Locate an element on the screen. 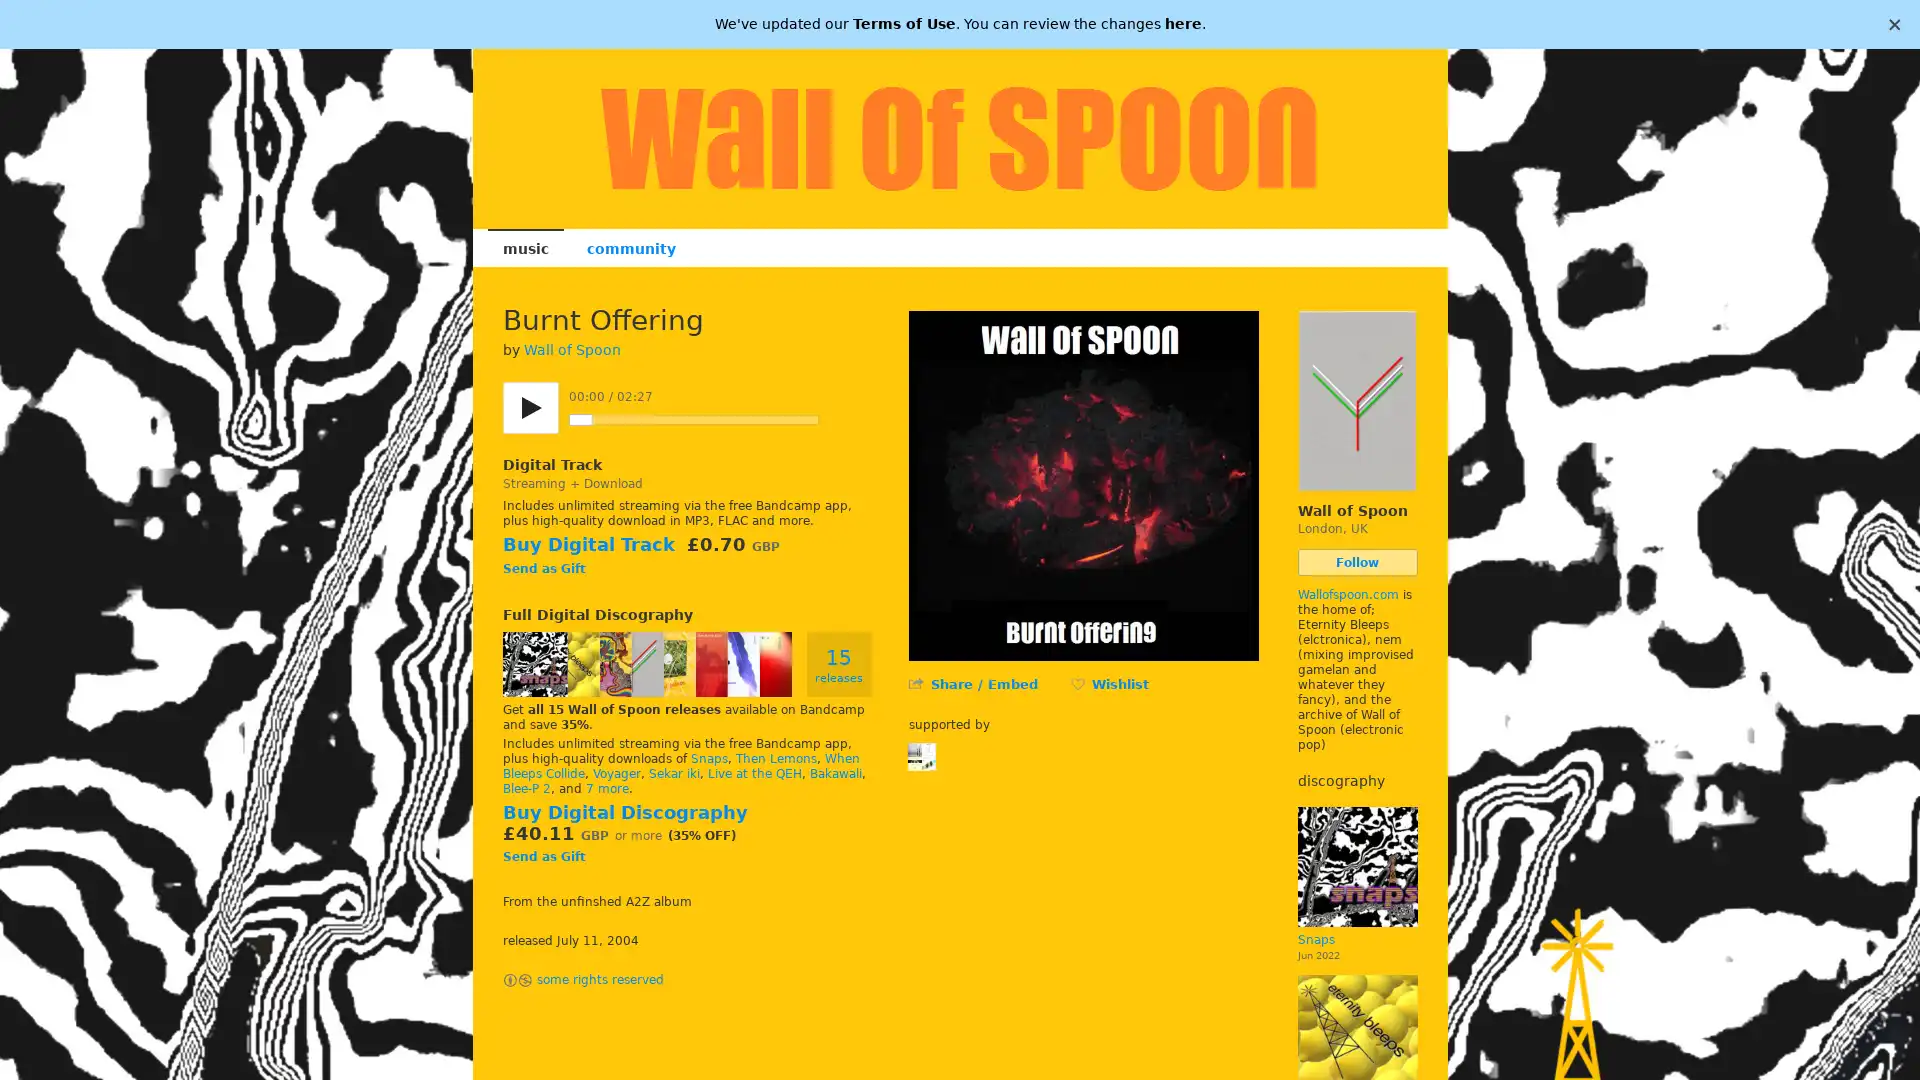 This screenshot has height=1080, width=1920. Send as Gift is located at coordinates (543, 570).